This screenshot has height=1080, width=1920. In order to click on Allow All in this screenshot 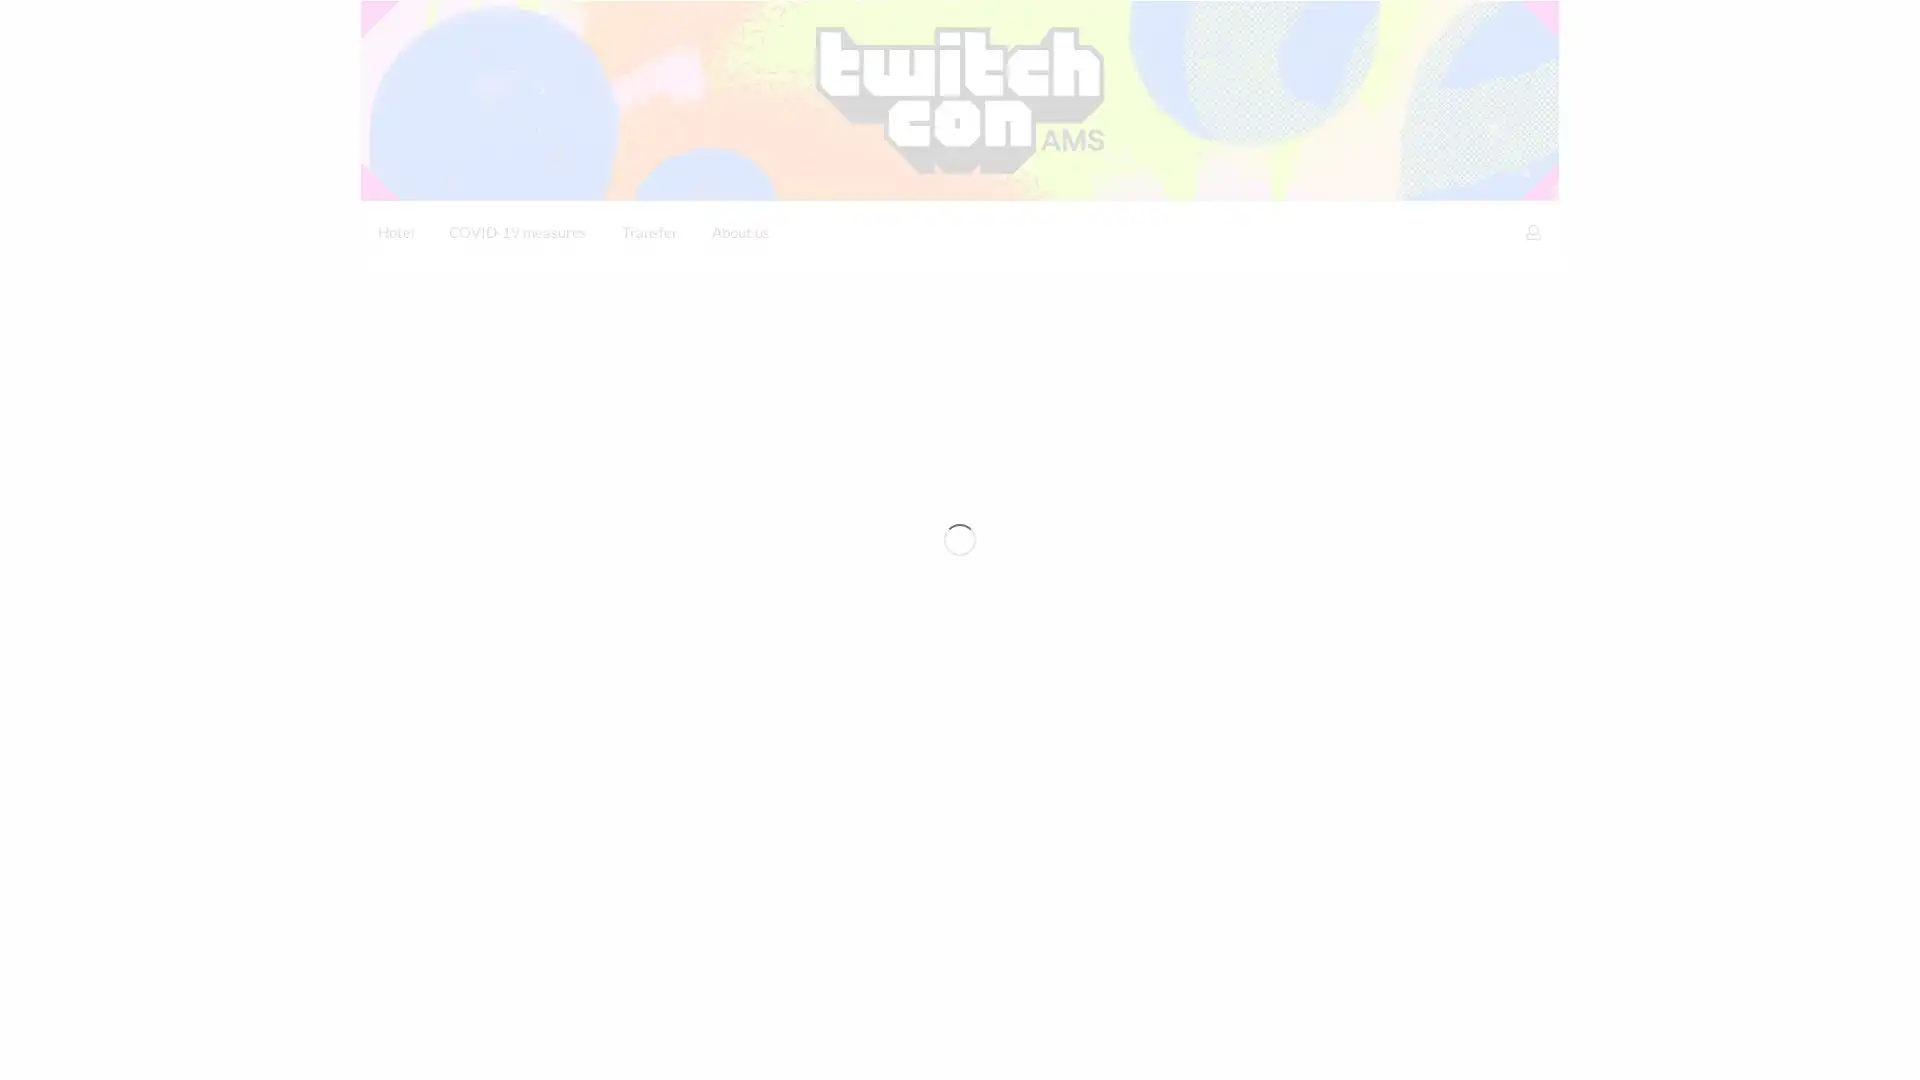, I will do `click(1483, 1047)`.